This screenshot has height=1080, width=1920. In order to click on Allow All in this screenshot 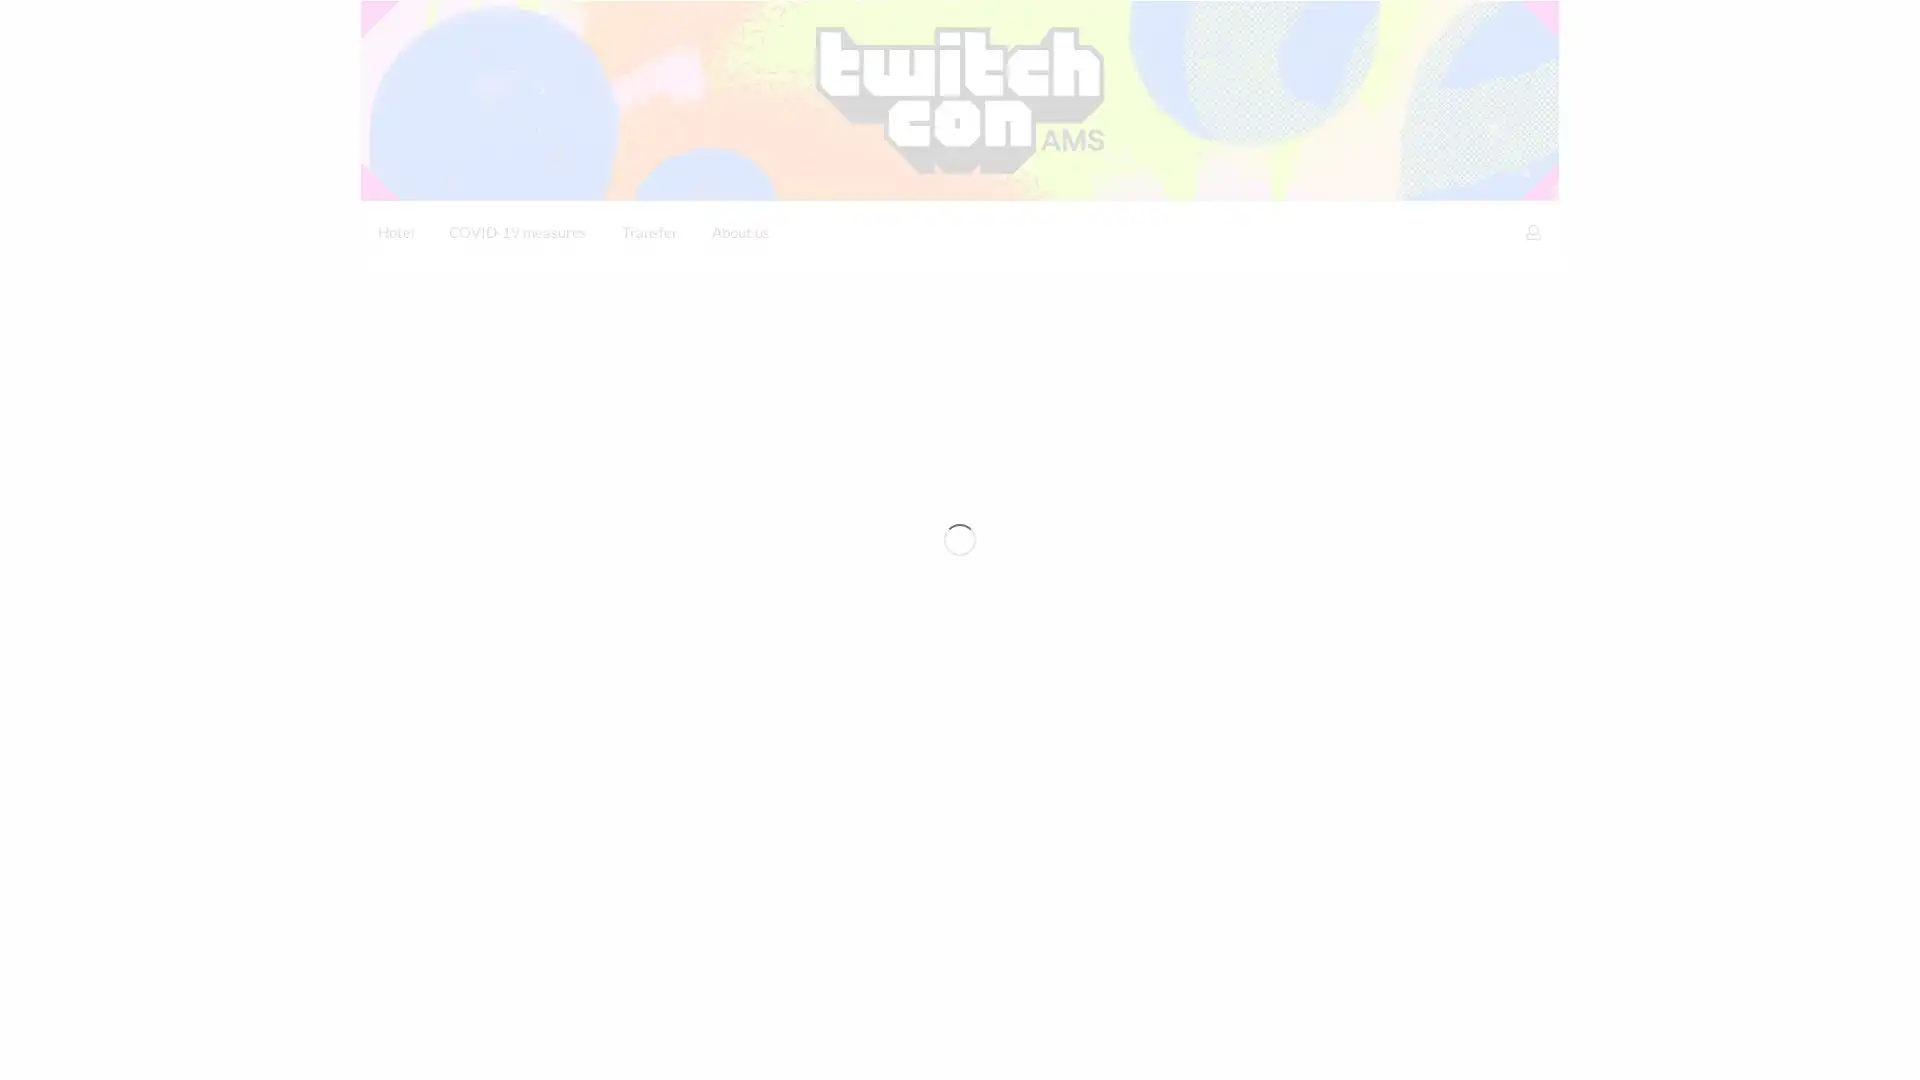, I will do `click(1483, 1047)`.